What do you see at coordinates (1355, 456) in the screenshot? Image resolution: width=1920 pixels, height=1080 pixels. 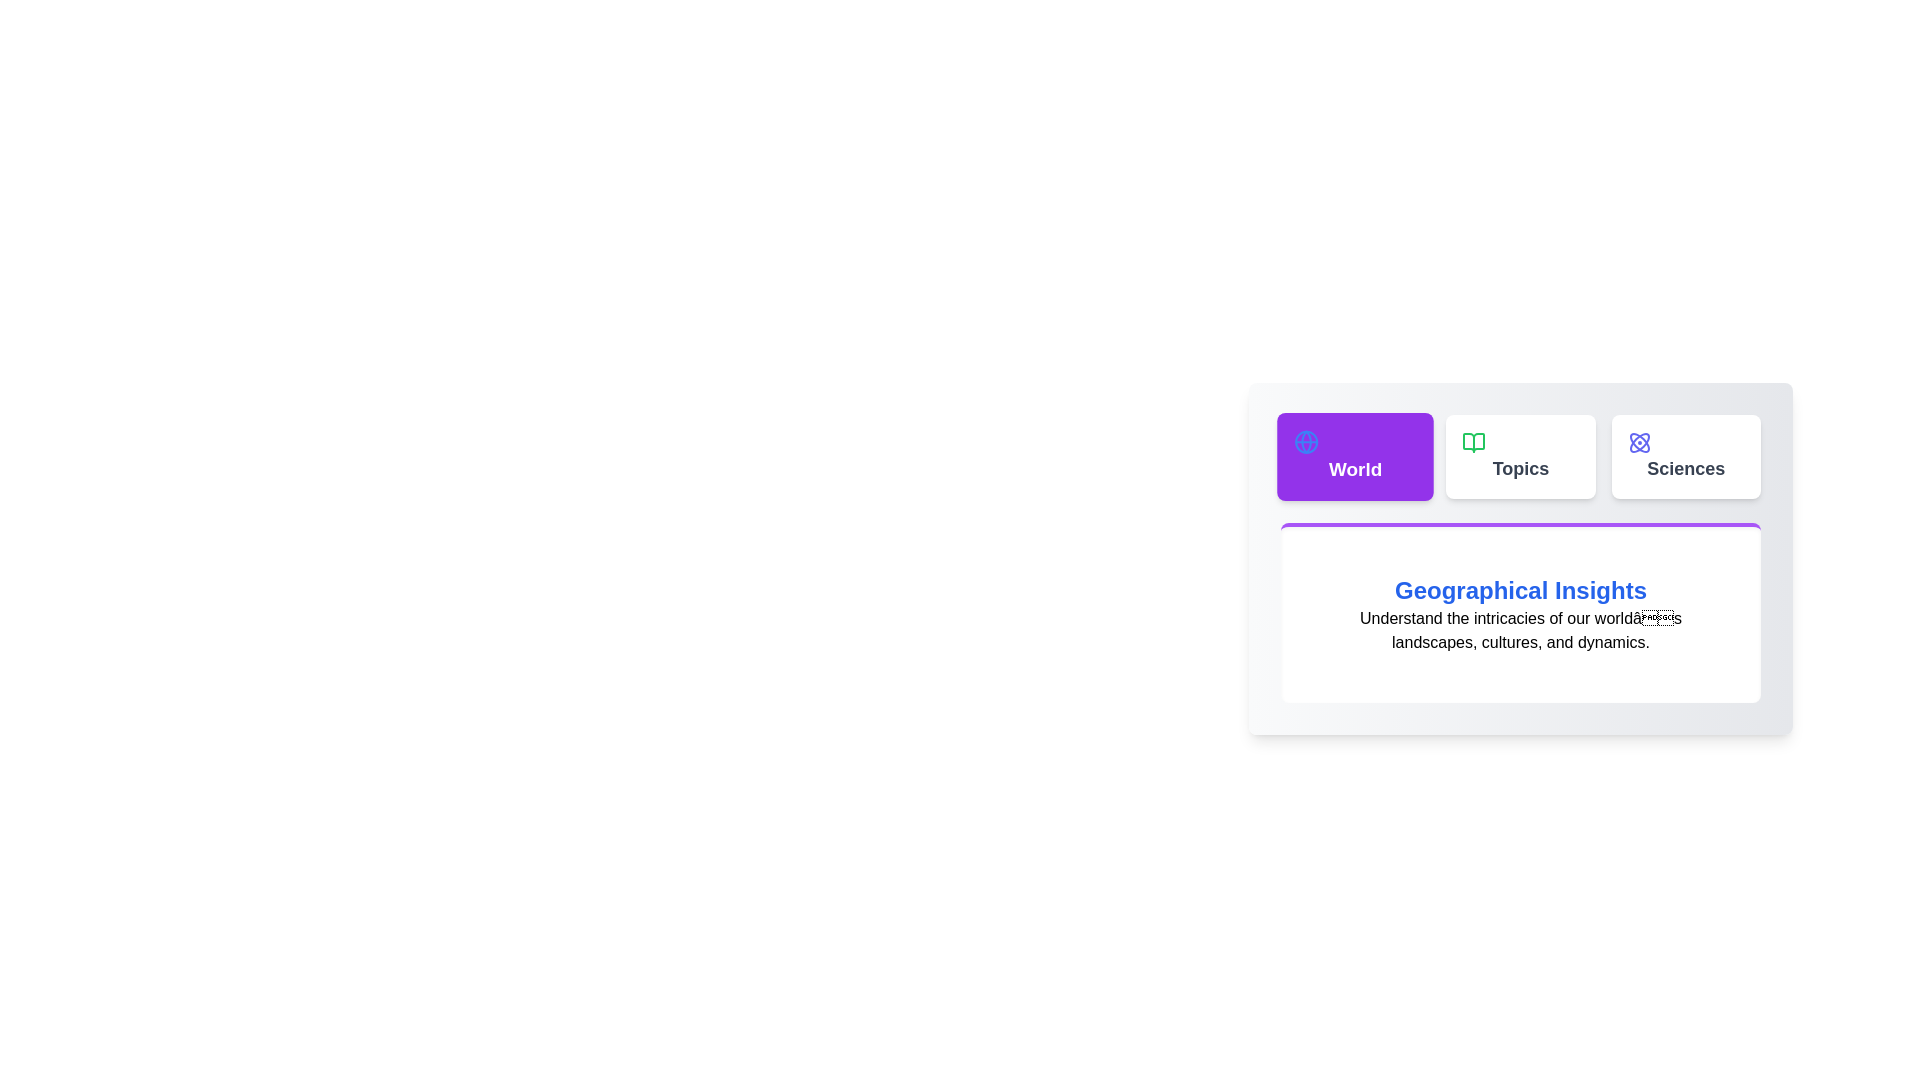 I see `the tab labeled World to switch the content displayed` at bounding box center [1355, 456].